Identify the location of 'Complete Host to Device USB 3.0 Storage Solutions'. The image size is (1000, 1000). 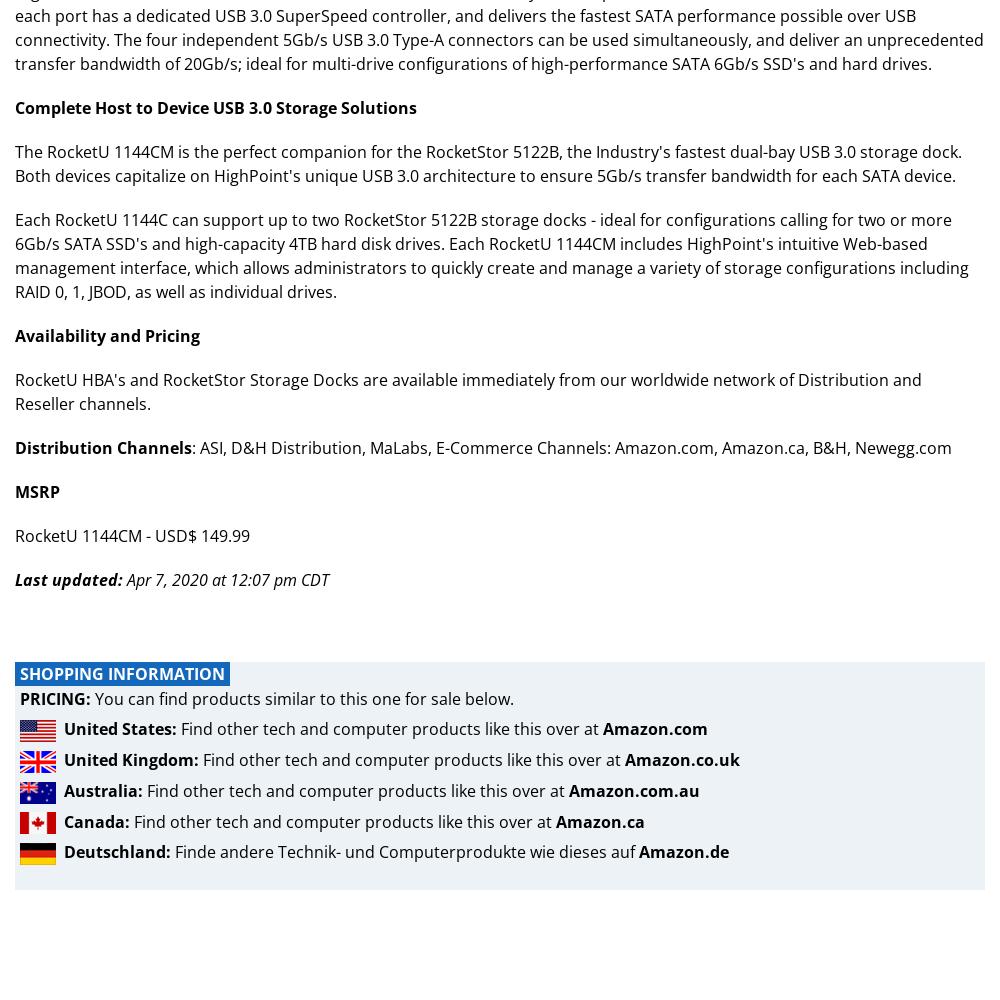
(215, 107).